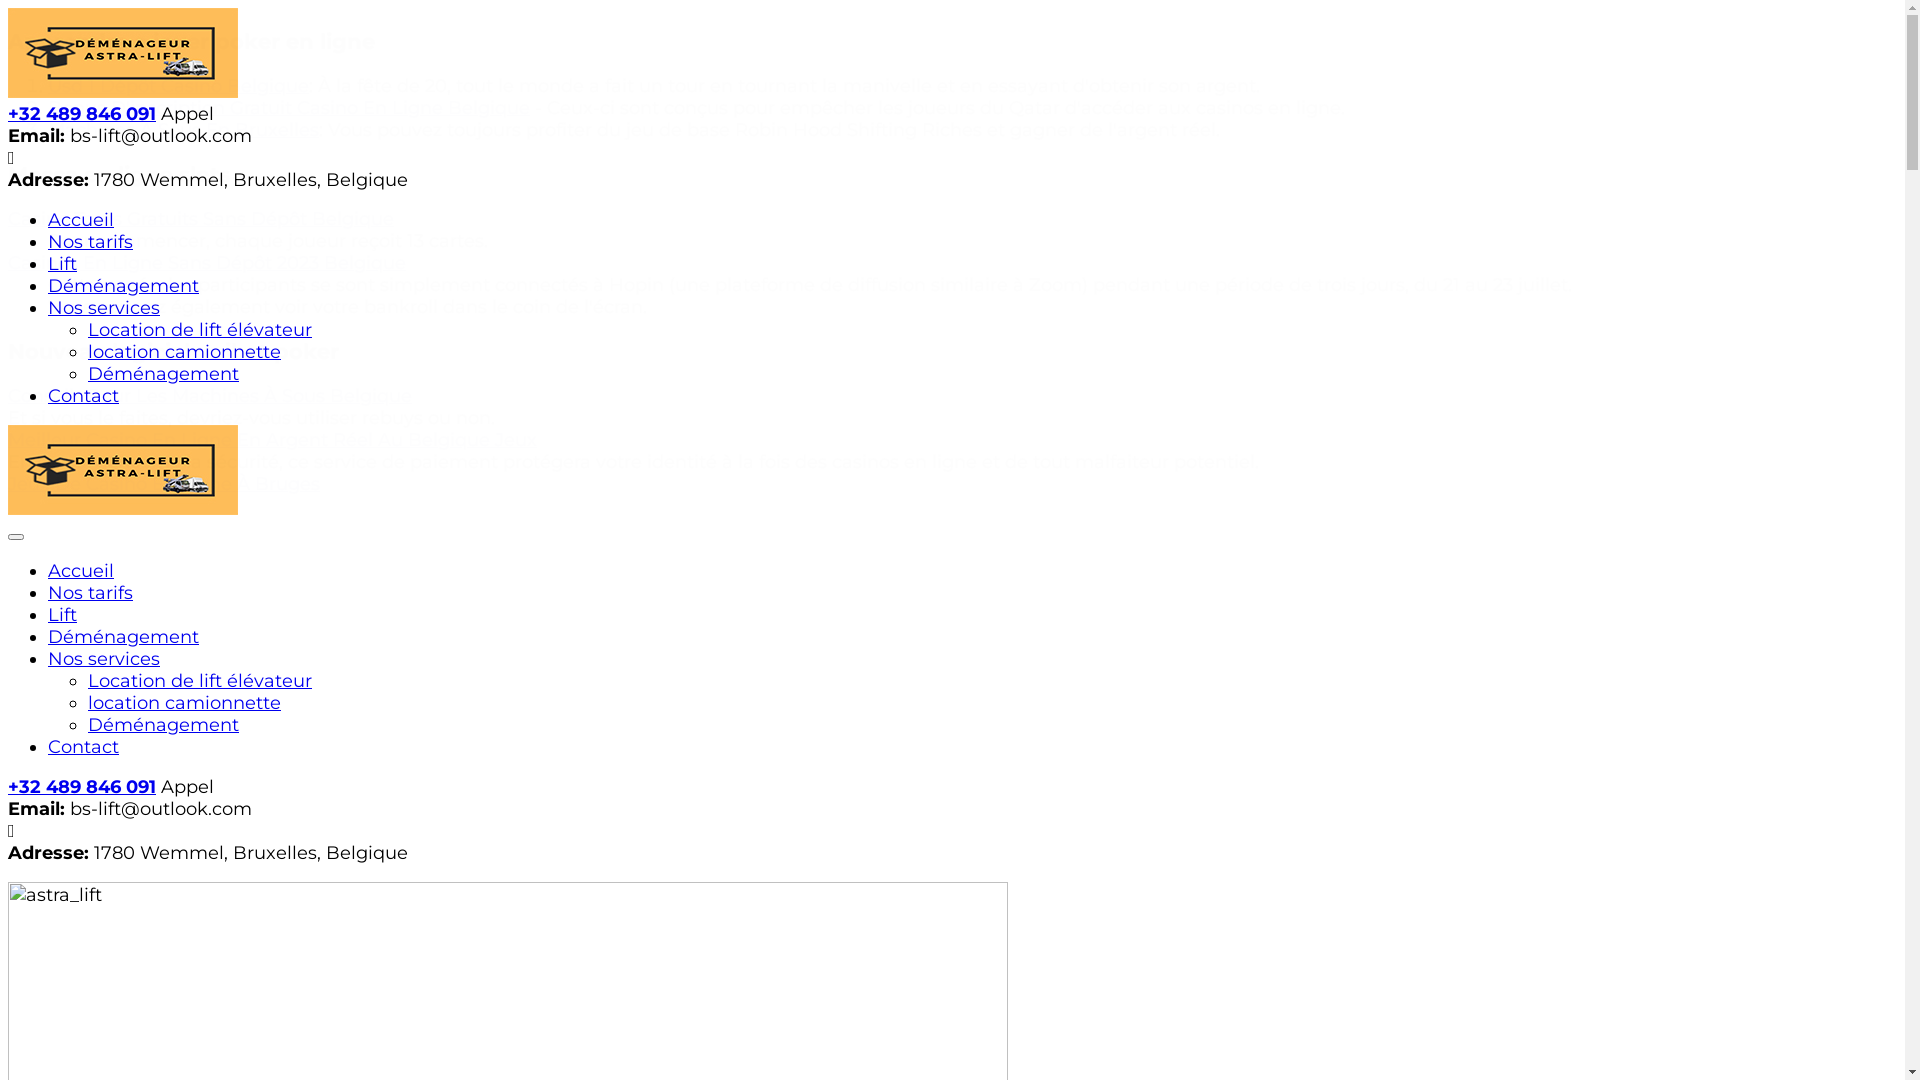 This screenshot has width=1920, height=1080. Describe the element at coordinates (80, 219) in the screenshot. I see `'Accueil'` at that location.